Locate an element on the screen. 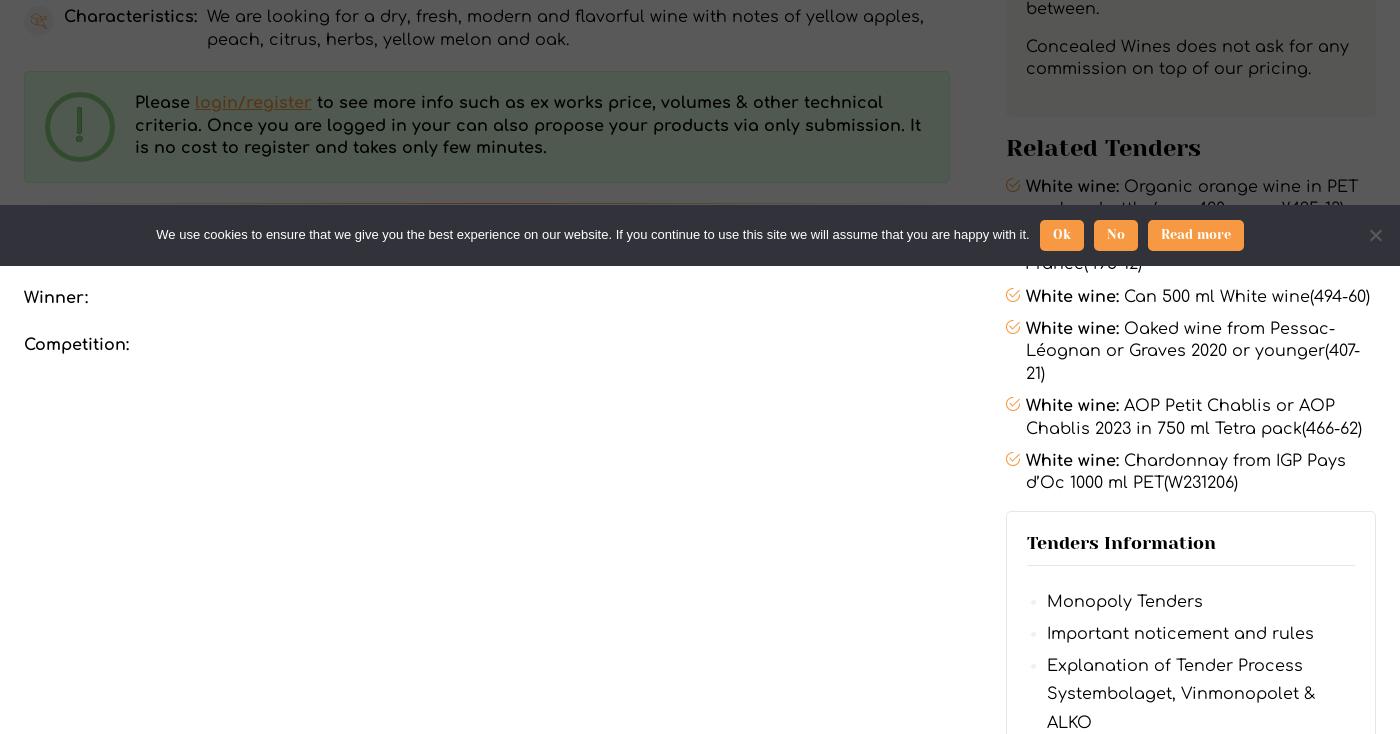 This screenshot has height=734, width=1400. 'Organic orange wine in PET or glass bottle (max 420 grams)(495-13)' is located at coordinates (1190, 198).